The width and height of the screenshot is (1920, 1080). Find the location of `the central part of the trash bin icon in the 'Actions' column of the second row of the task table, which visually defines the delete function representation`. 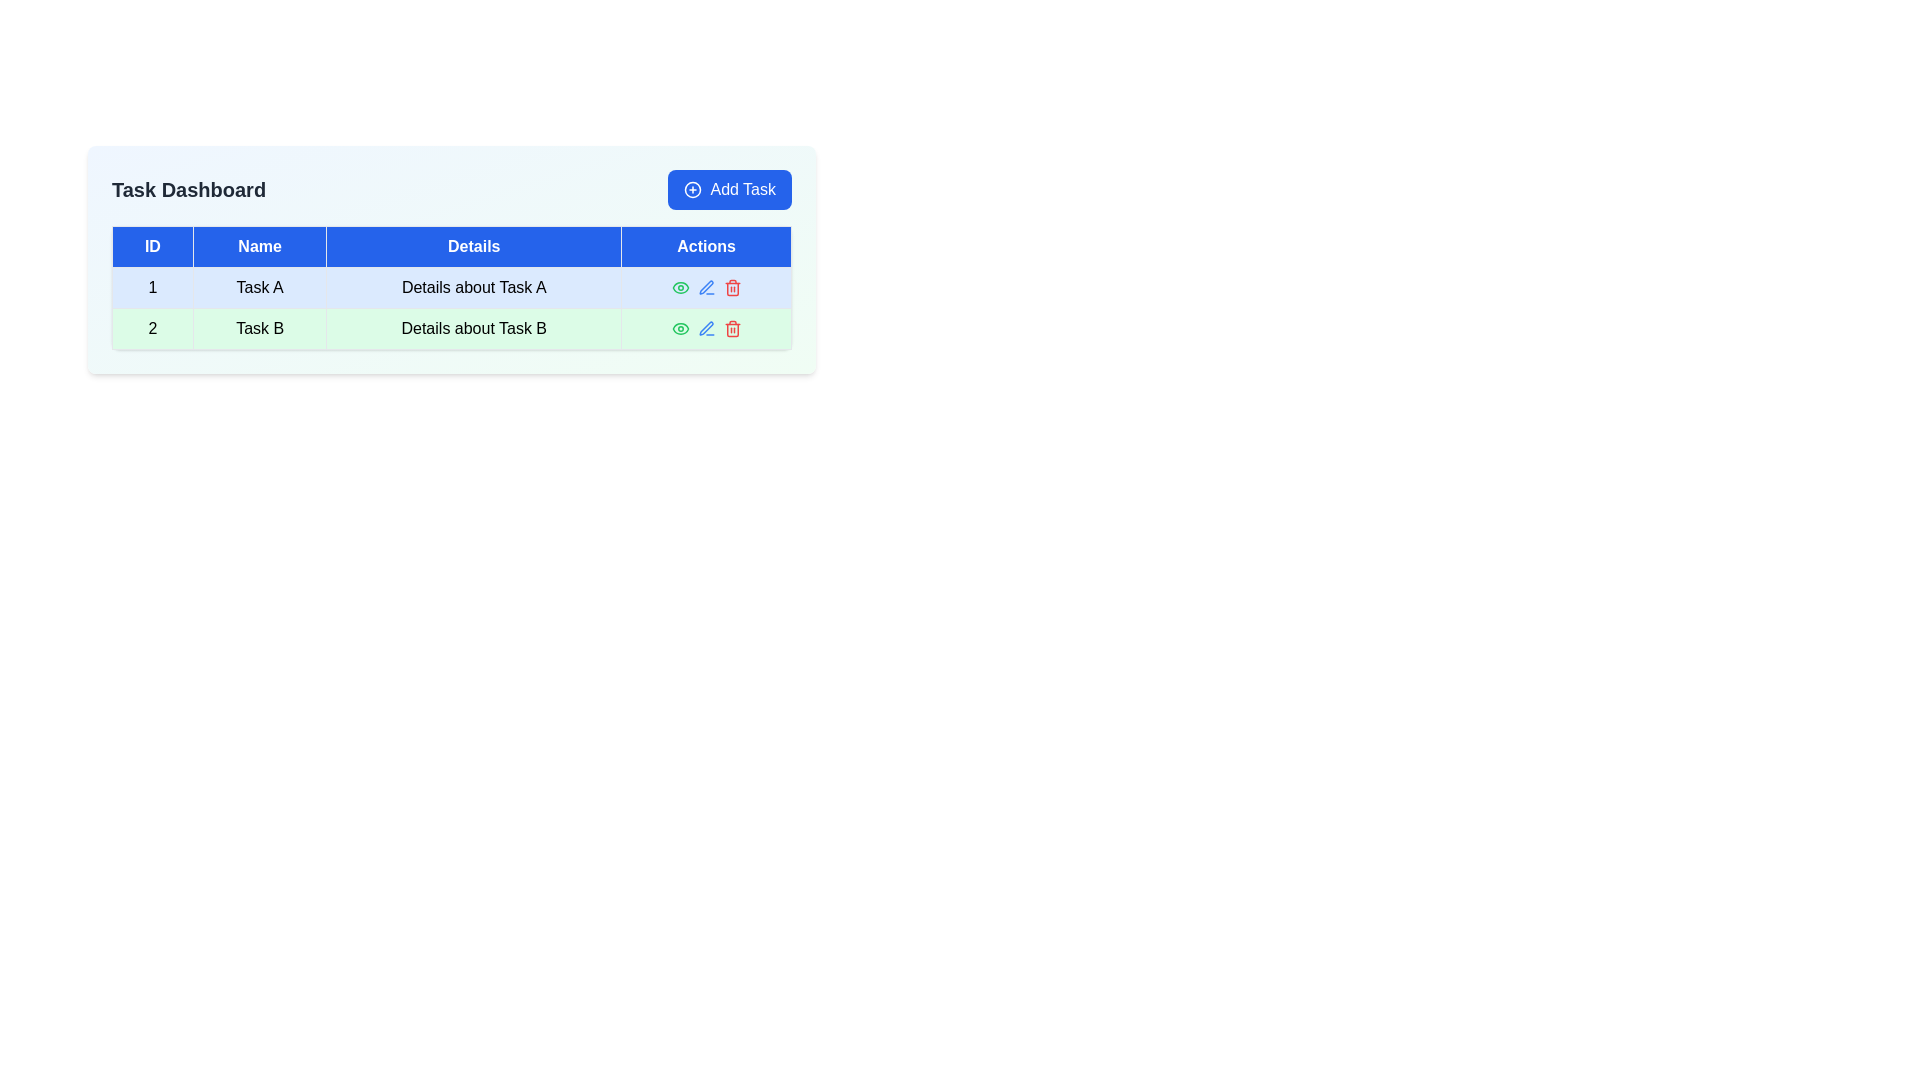

the central part of the trash bin icon in the 'Actions' column of the second row of the task table, which visually defines the delete function representation is located at coordinates (731, 329).